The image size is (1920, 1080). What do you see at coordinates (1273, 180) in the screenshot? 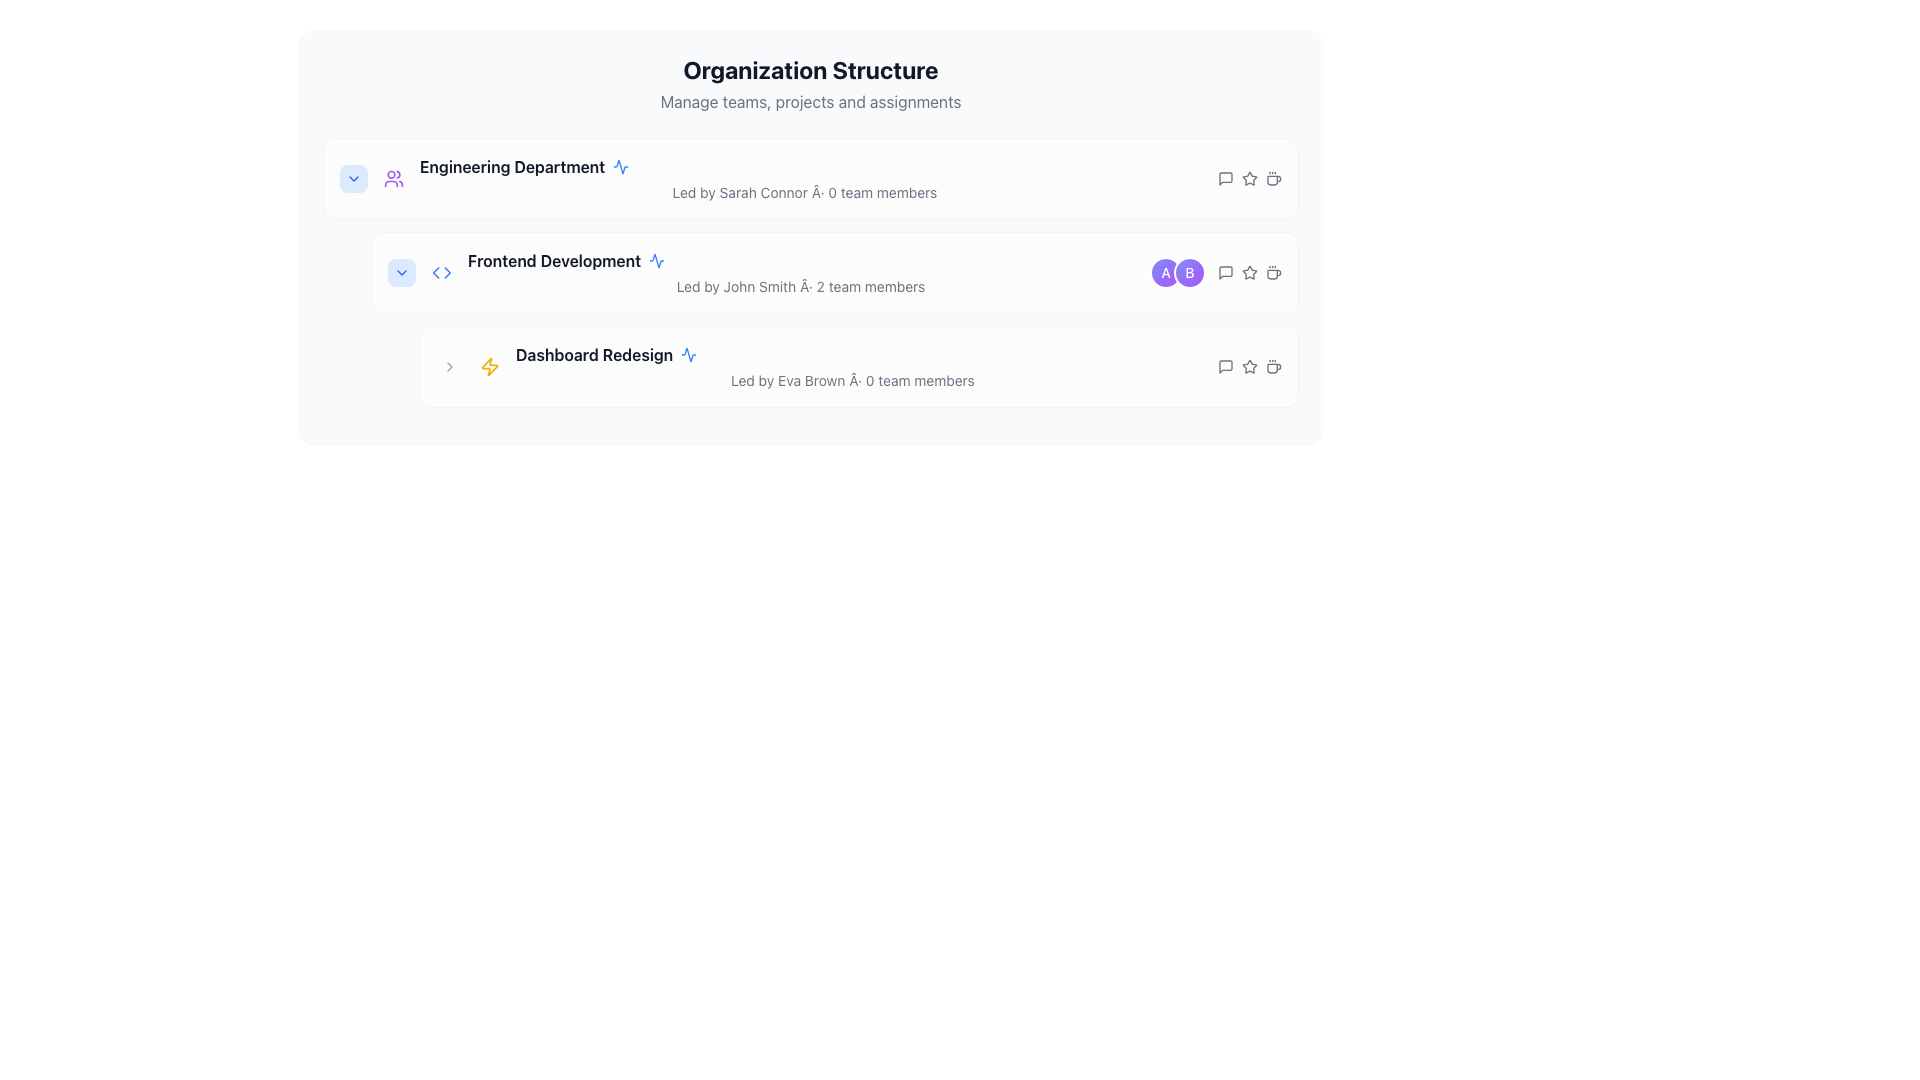
I see `the SVG graphic icon of a steaming coffee cup located on the upper right side of the list item titled 'Engineering Department'. It is the third icon in the sequence of interactive icons associated with this list item` at bounding box center [1273, 180].